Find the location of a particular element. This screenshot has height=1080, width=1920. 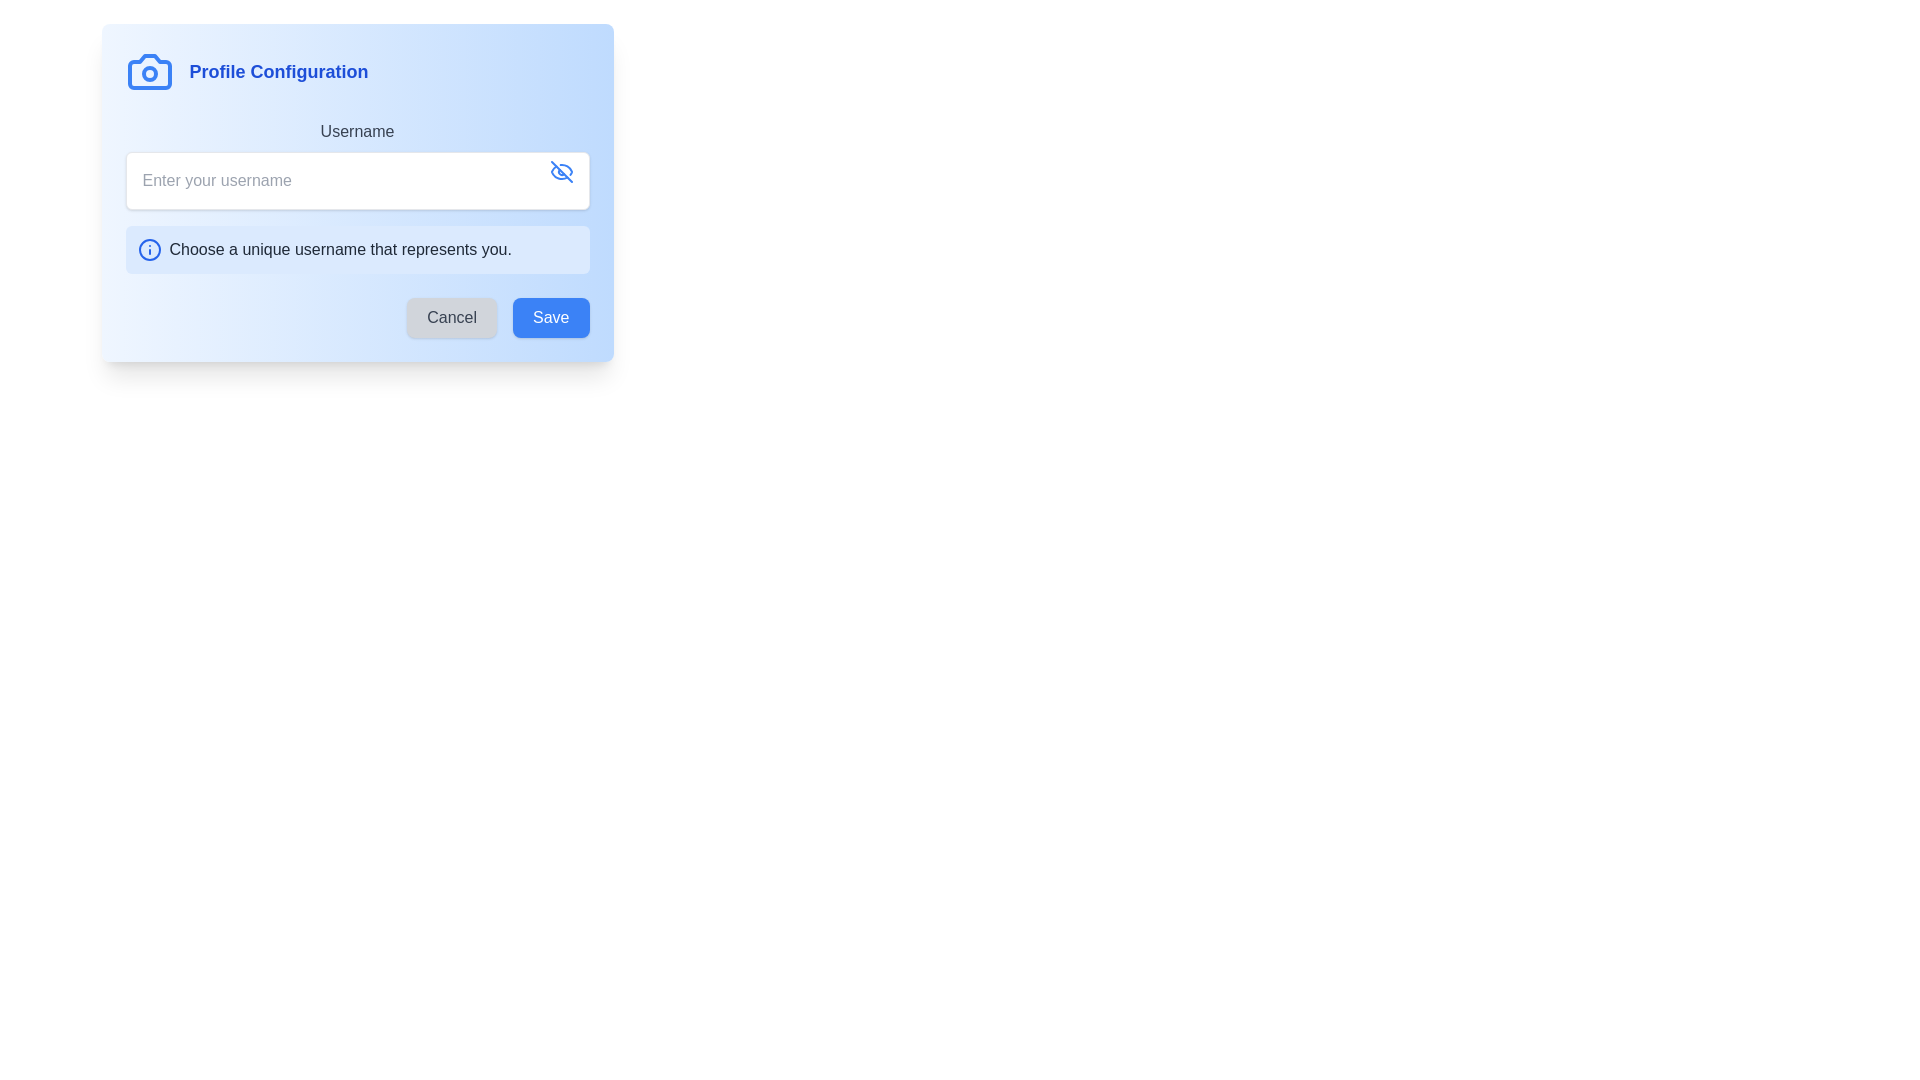

the camera icon element, which is a rectangular shape with a circular lens area in the middle is located at coordinates (148, 71).